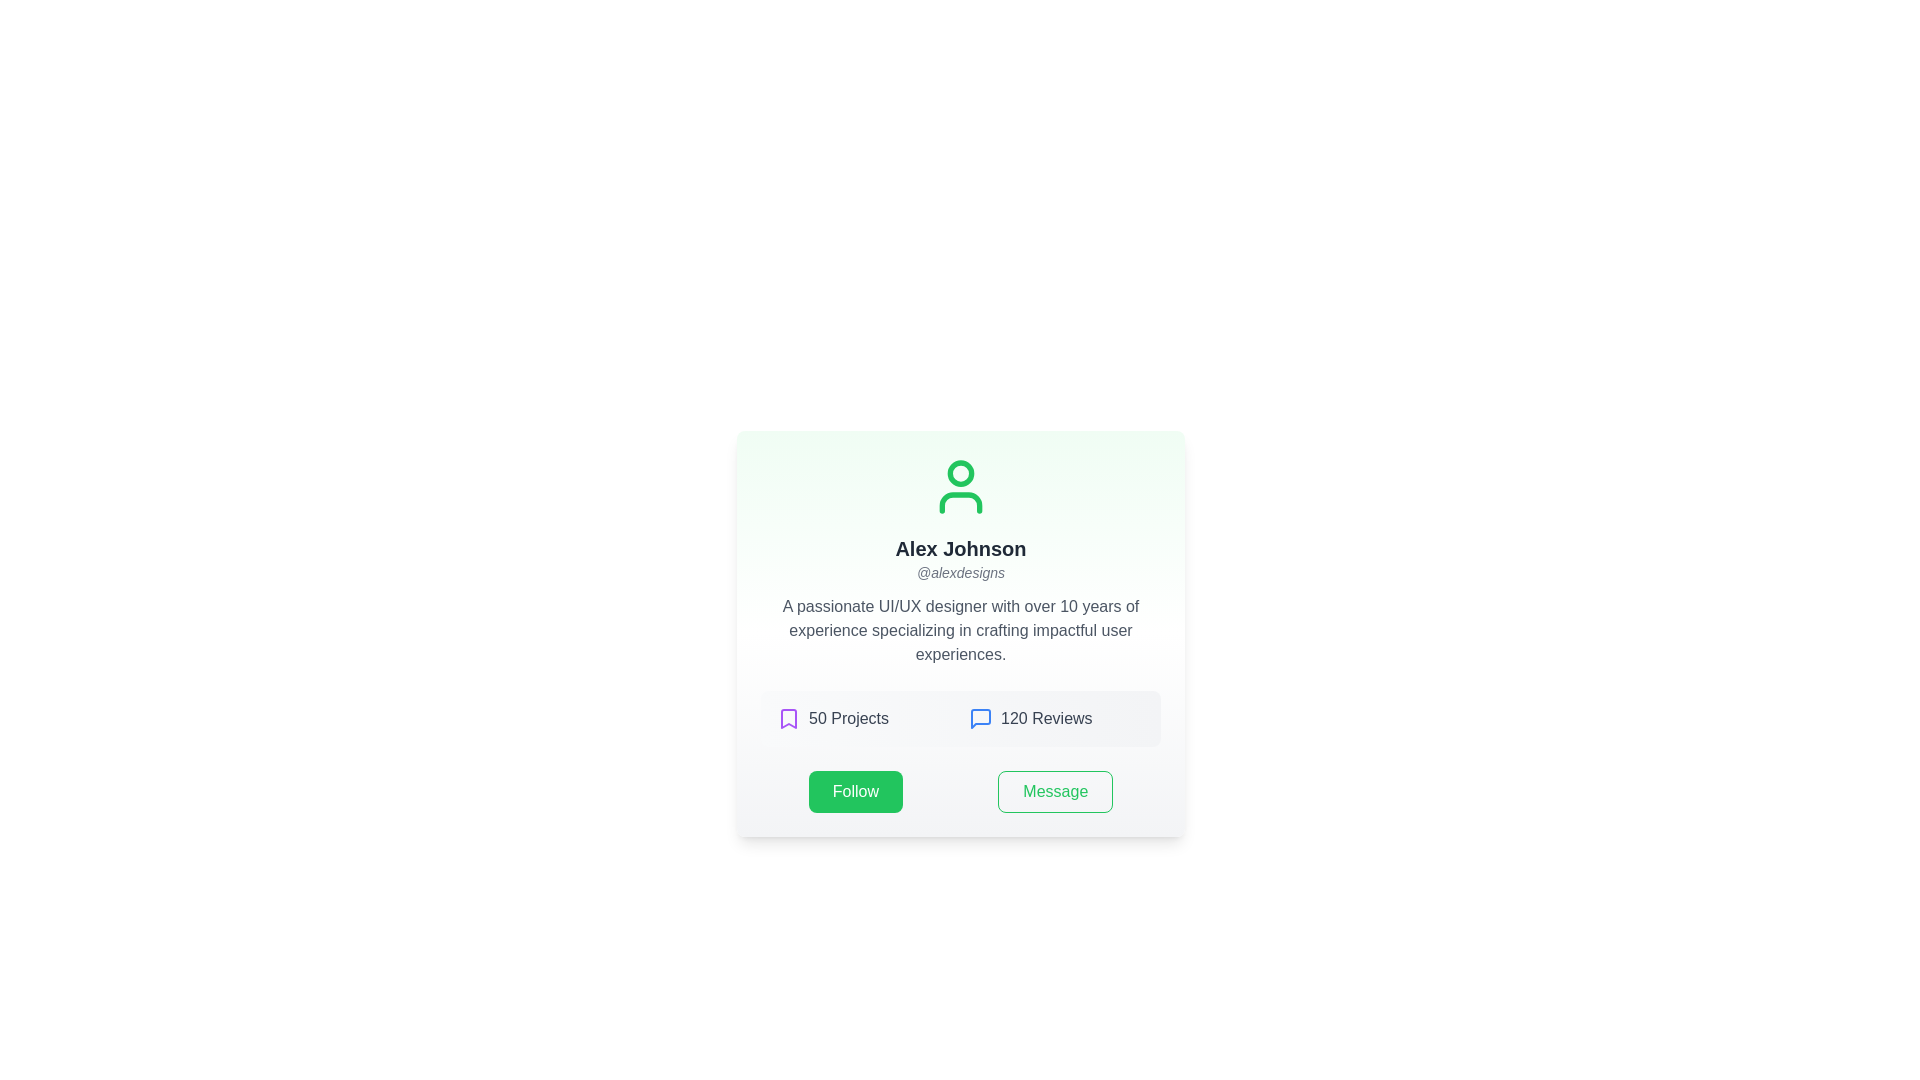  What do you see at coordinates (787, 717) in the screenshot?
I see `the bookmark icon located at the bottom-left area of the user card, which is the first element in a horizontal layout followed by the text '50 Projects'` at bounding box center [787, 717].